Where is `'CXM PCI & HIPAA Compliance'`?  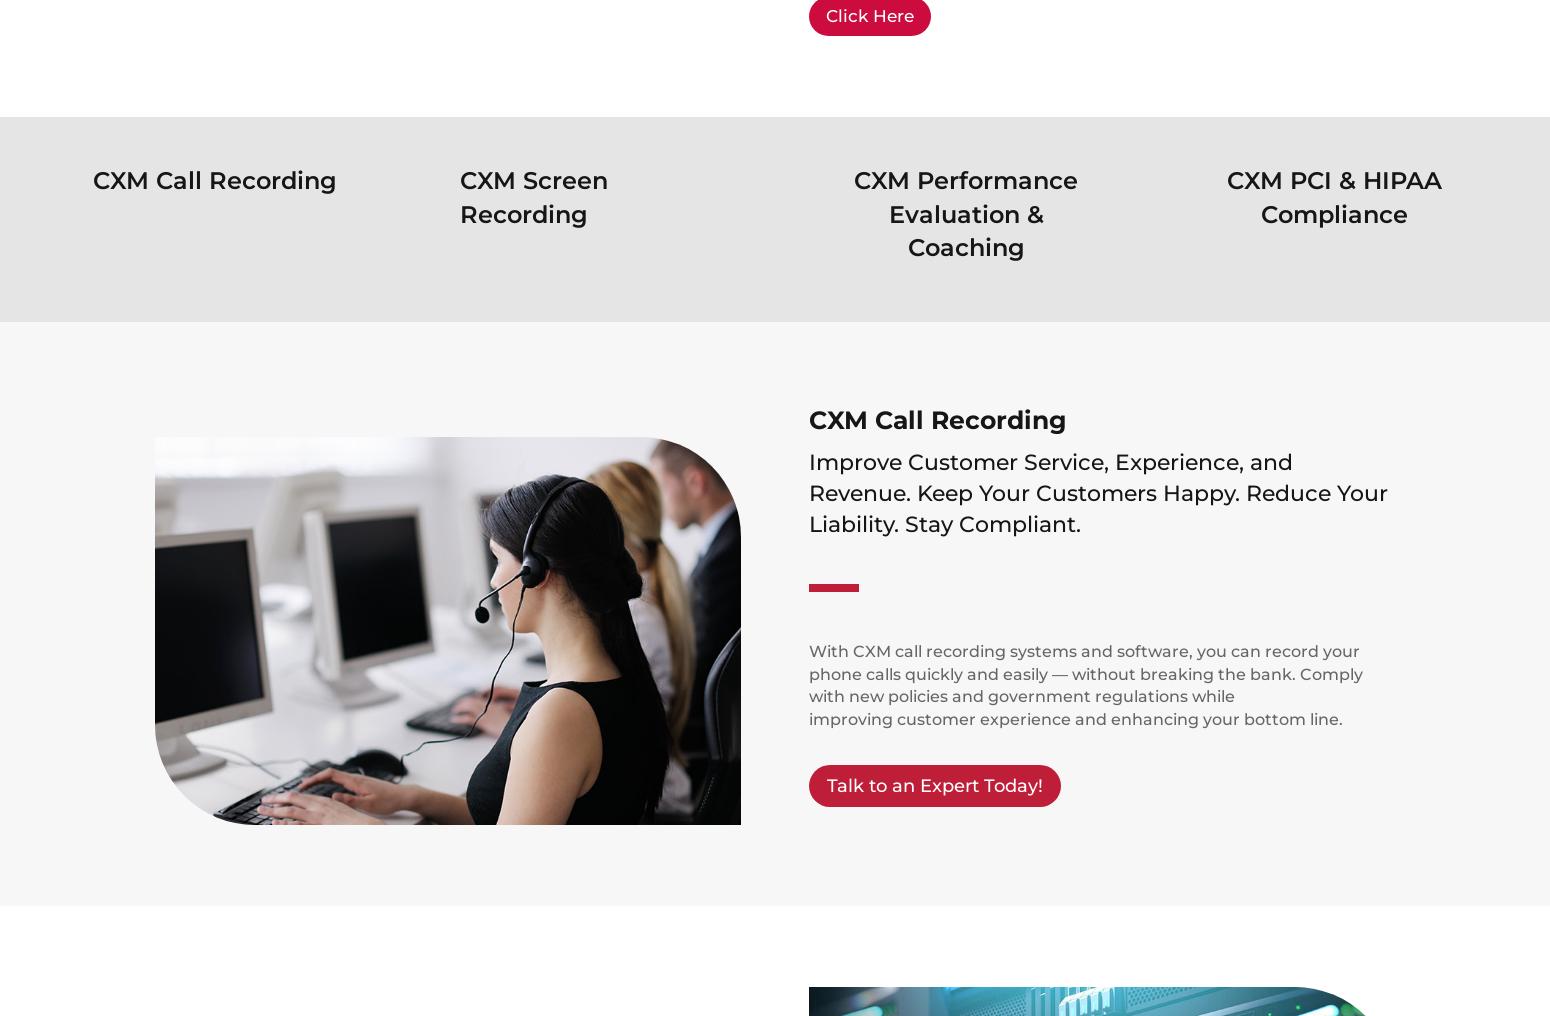
'CXM PCI & HIPAA Compliance' is located at coordinates (1226, 197).